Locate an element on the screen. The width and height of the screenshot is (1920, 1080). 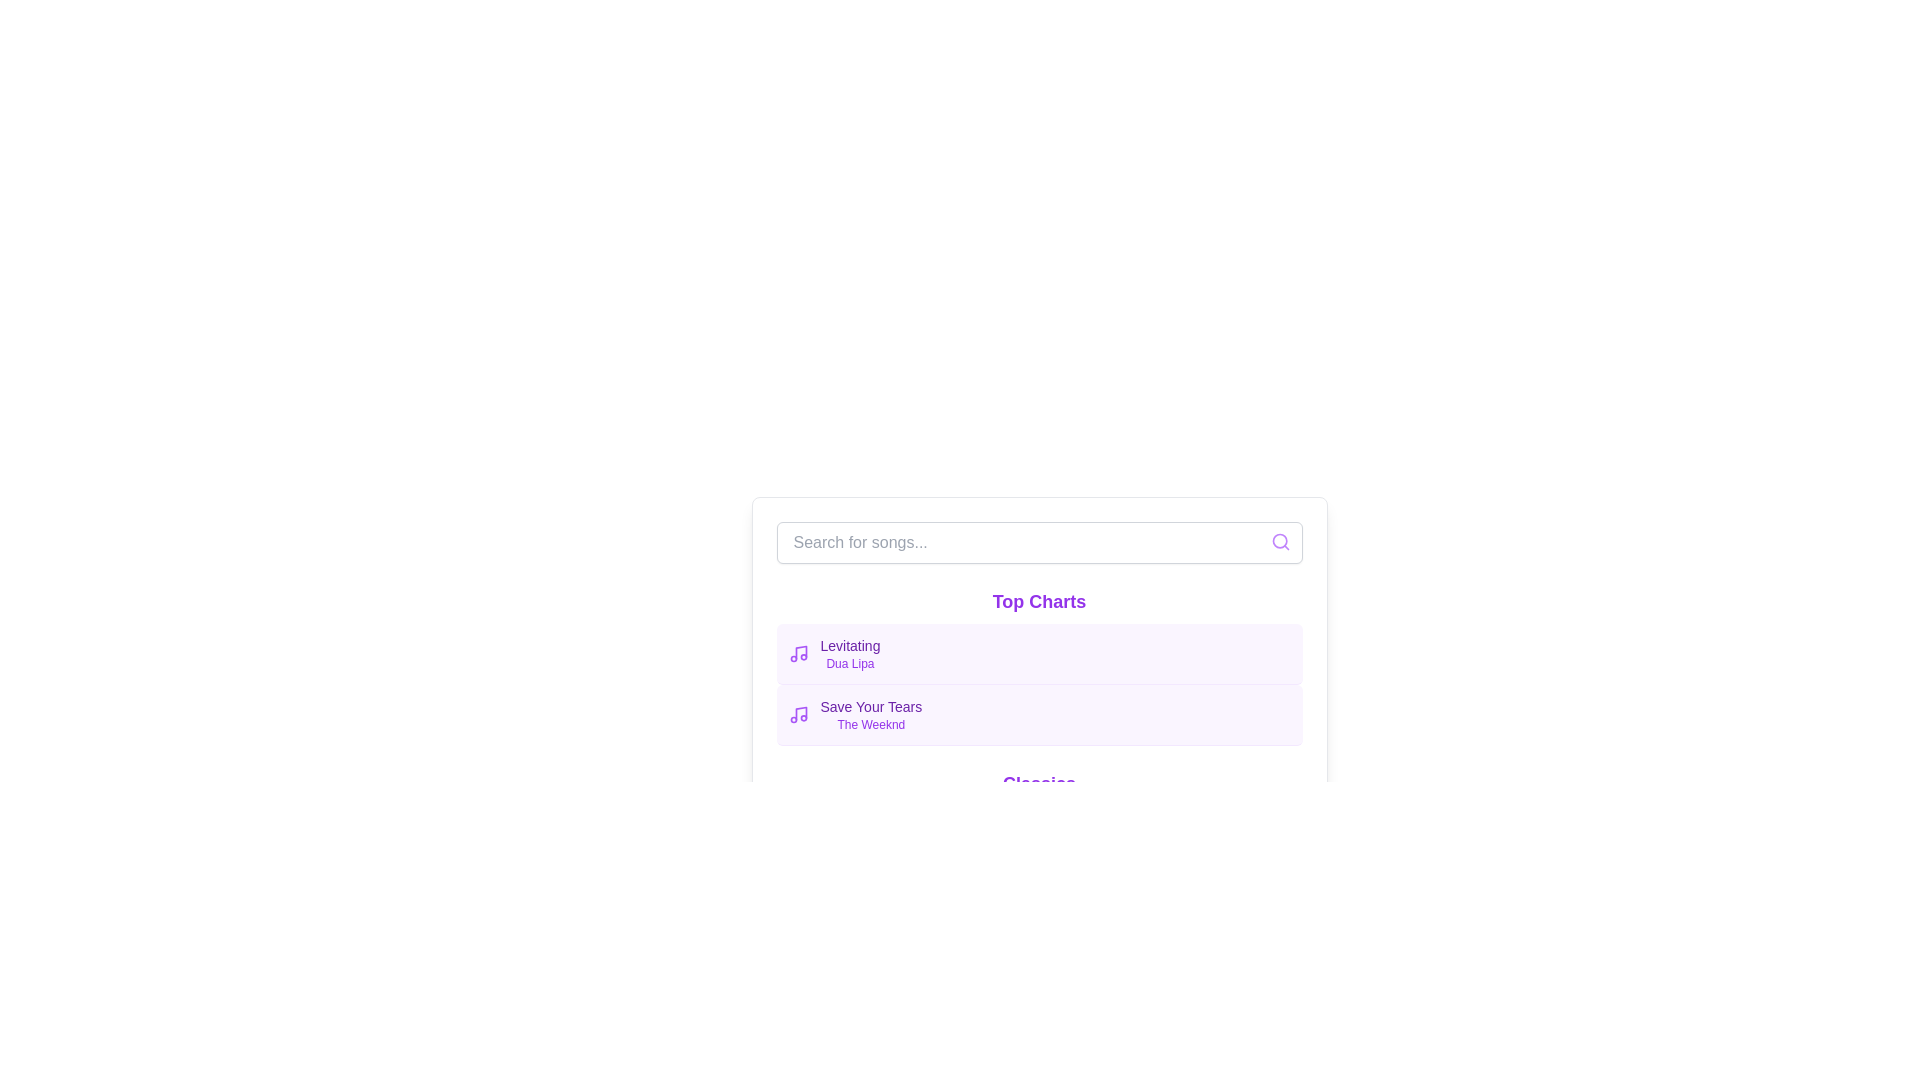
the text label group that contains 'Save Your Tears' and 'The Weeknd' is located at coordinates (871, 713).